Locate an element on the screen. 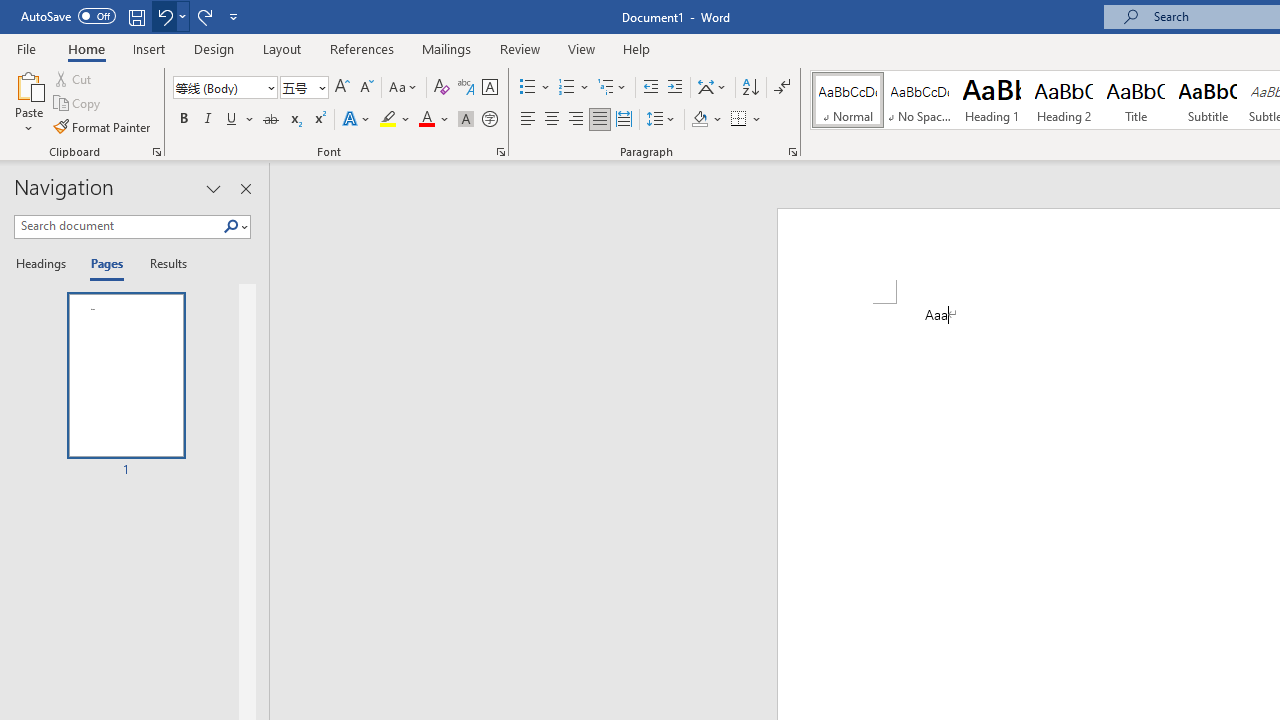 The image size is (1280, 720). 'Undo Increase Indent' is located at coordinates (164, 16).